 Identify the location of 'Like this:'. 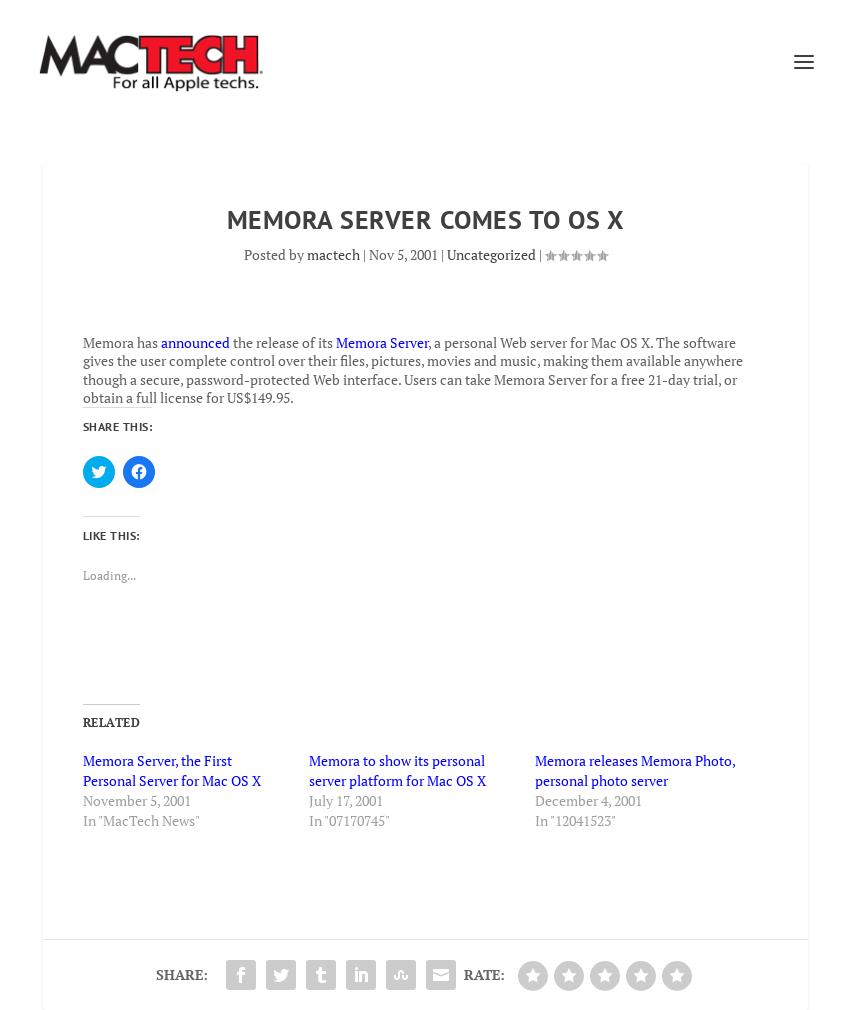
(109, 534).